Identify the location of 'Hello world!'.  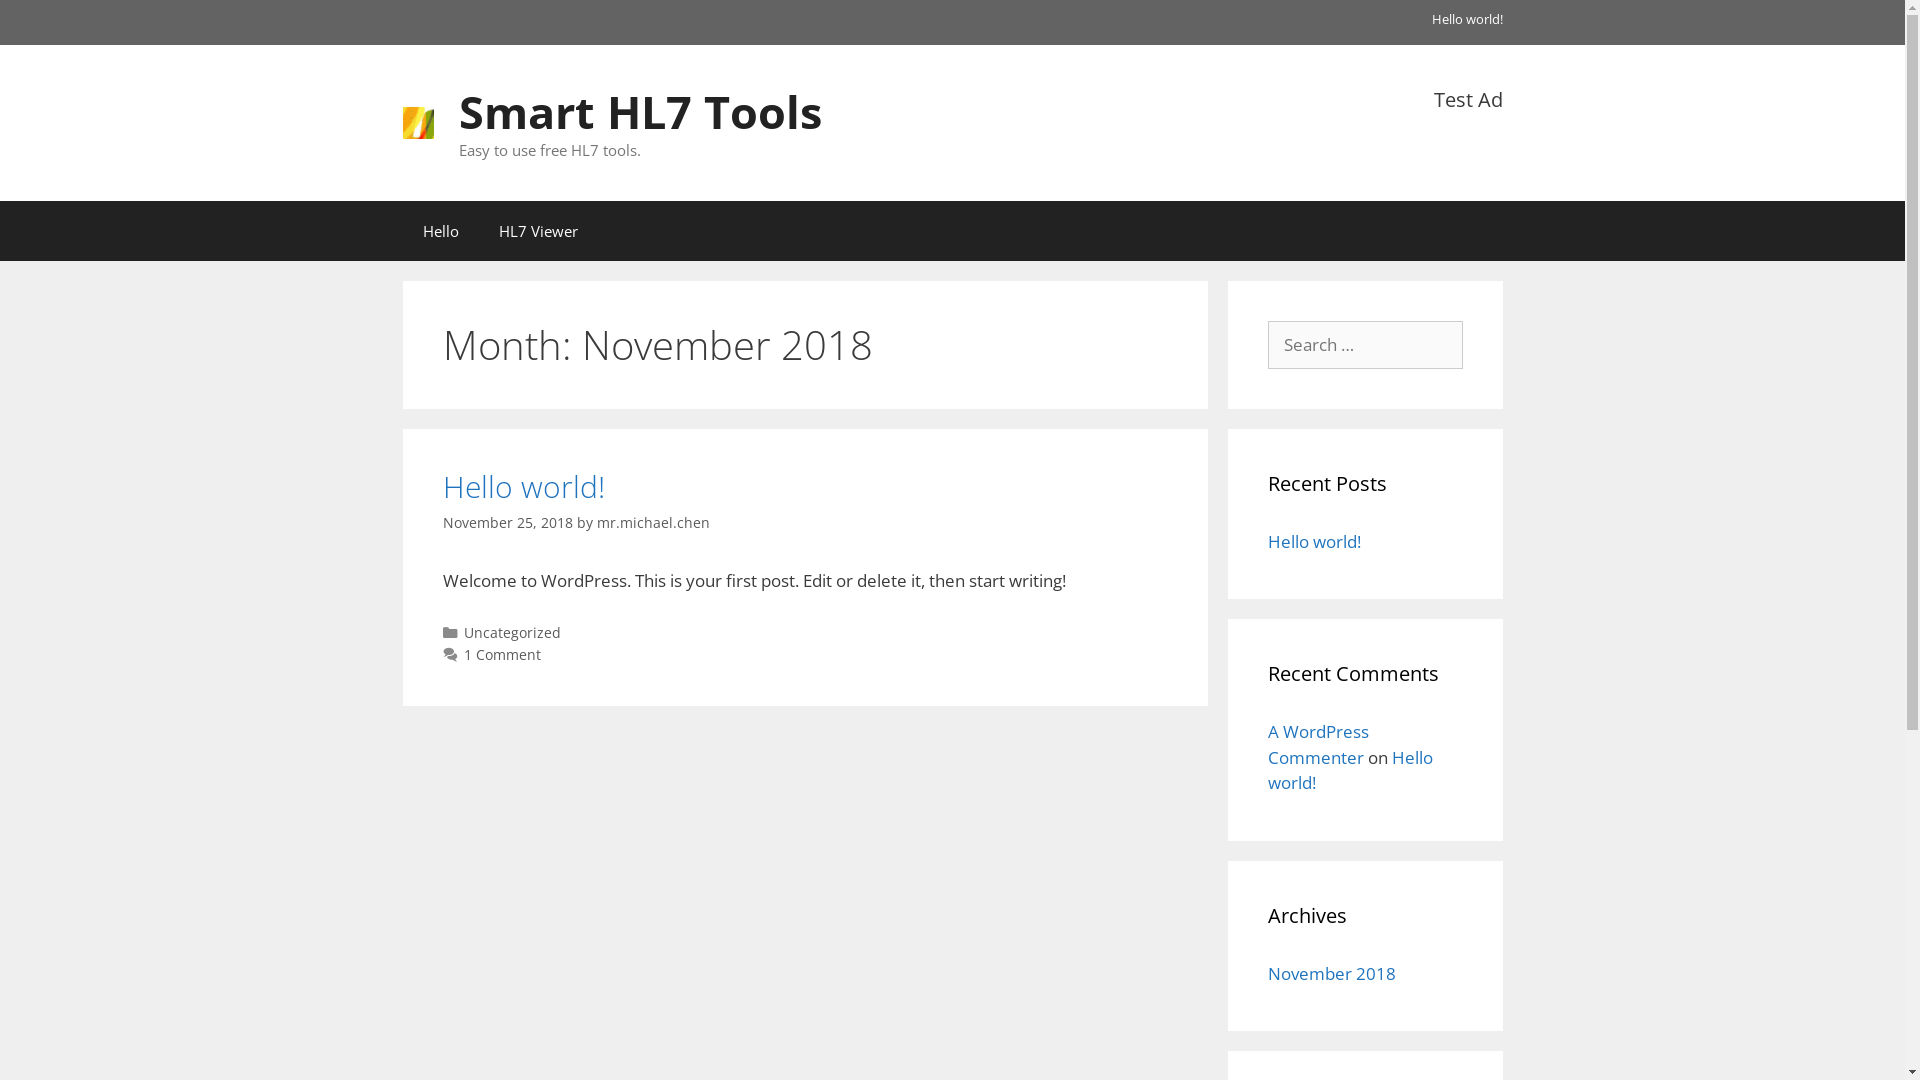
(1266, 769).